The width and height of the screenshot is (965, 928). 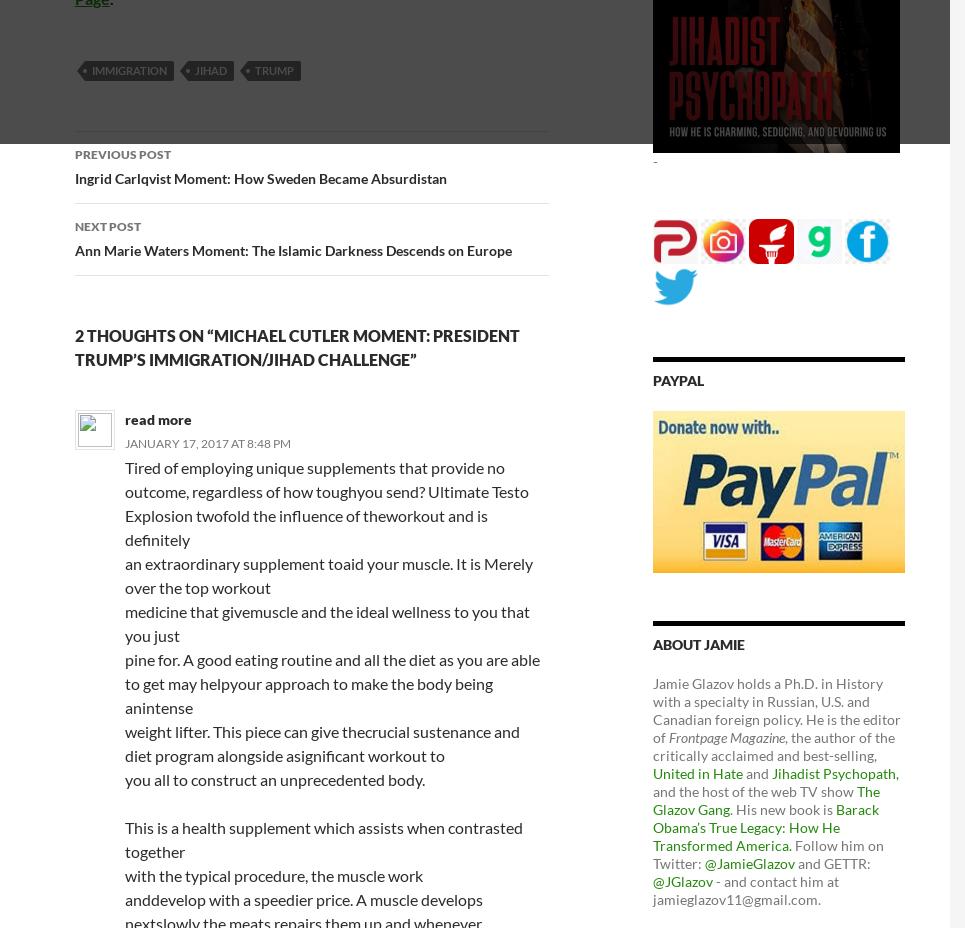 What do you see at coordinates (704, 862) in the screenshot?
I see `'@JamieGlazov'` at bounding box center [704, 862].